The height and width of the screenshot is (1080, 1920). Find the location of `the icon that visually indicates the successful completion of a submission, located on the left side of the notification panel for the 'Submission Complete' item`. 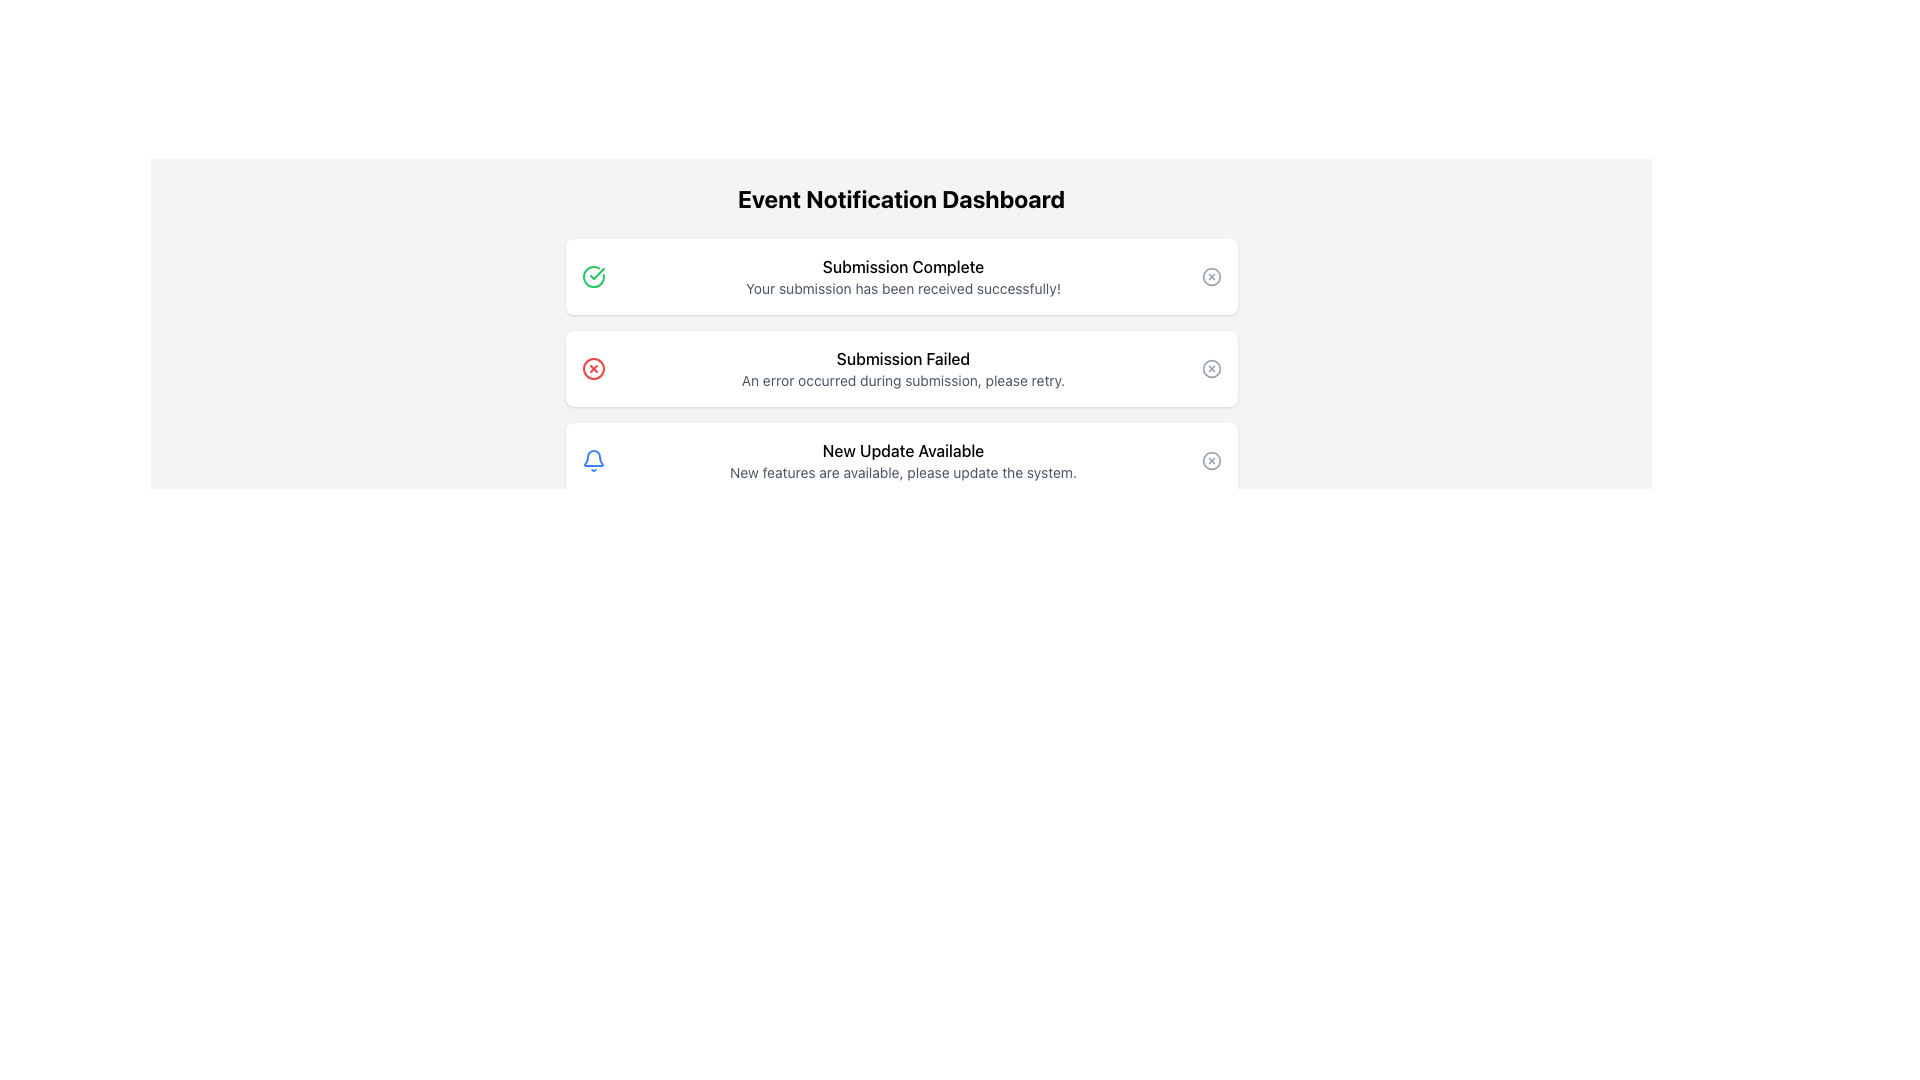

the icon that visually indicates the successful completion of a submission, located on the left side of the notification panel for the 'Submission Complete' item is located at coordinates (592, 277).